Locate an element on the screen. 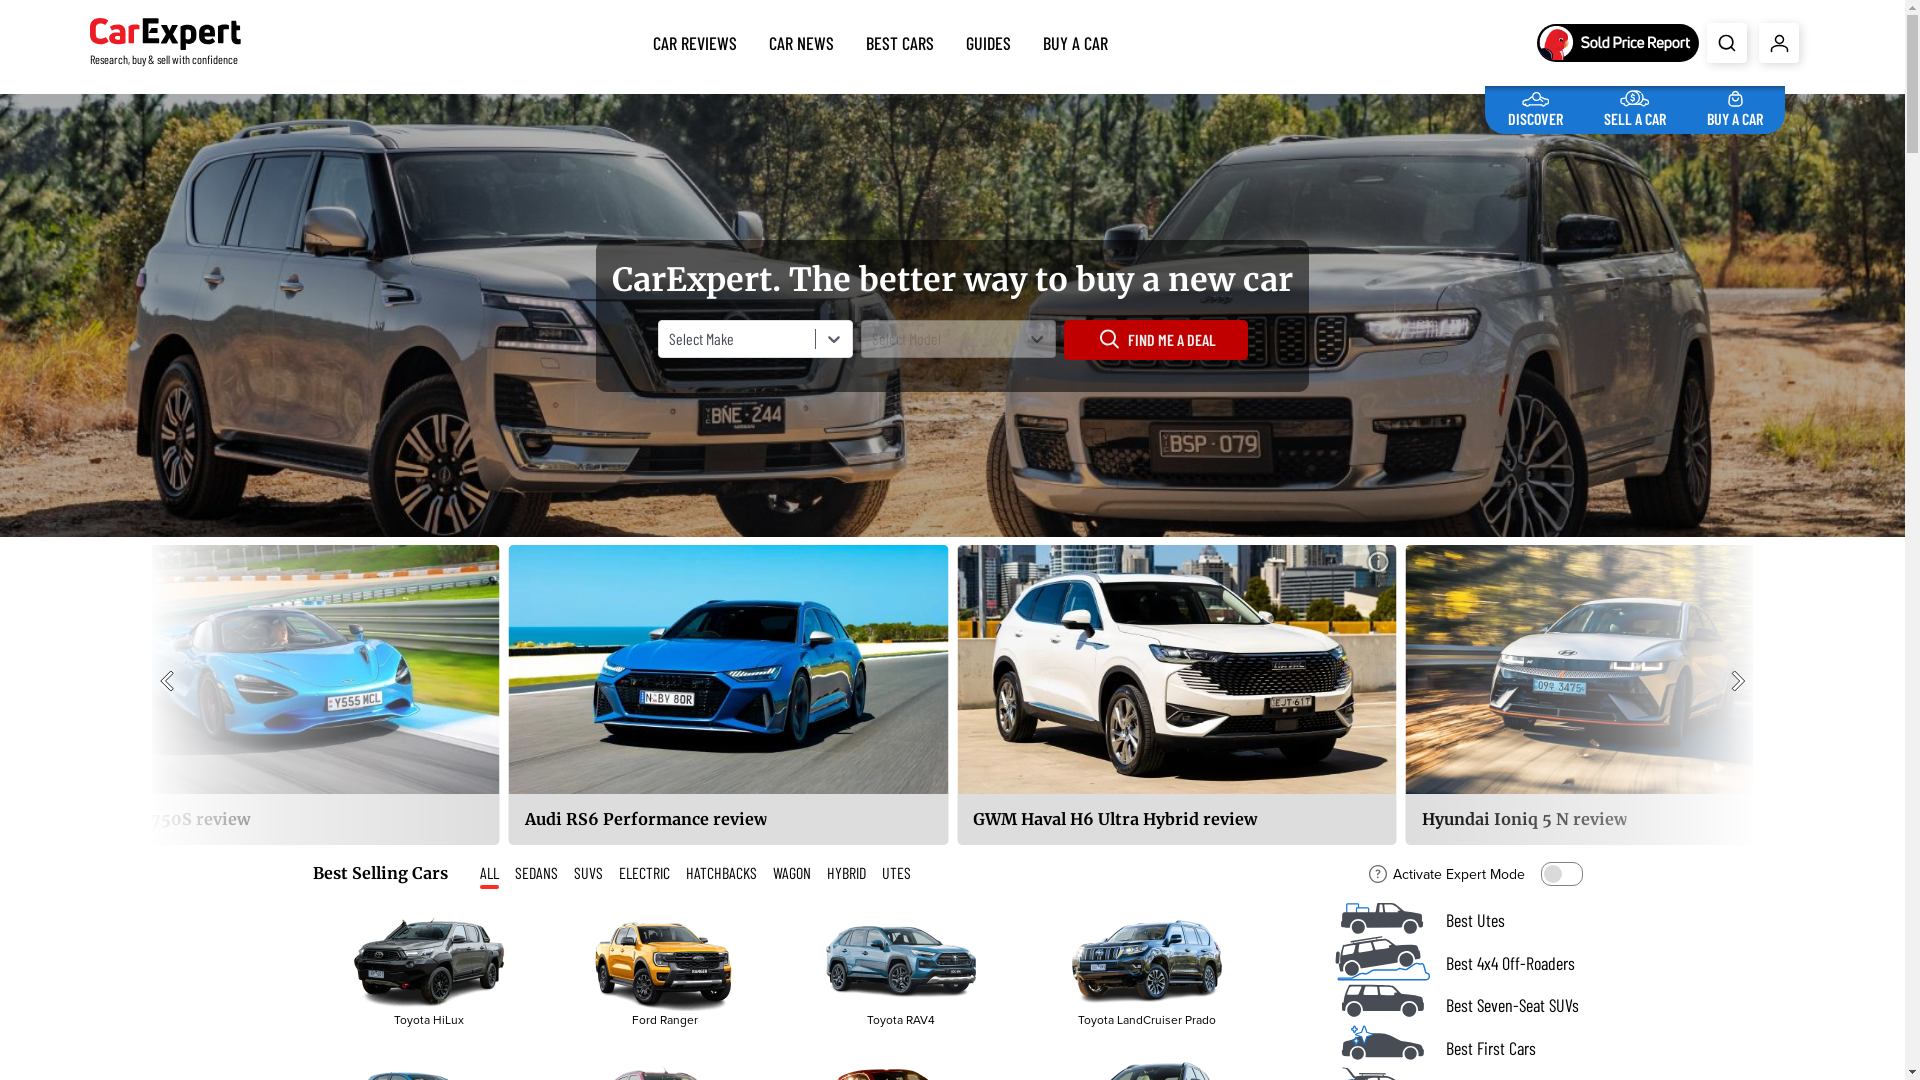 Image resolution: width=1920 pixels, height=1080 pixels. 'Toyota RAV4' is located at coordinates (899, 970).